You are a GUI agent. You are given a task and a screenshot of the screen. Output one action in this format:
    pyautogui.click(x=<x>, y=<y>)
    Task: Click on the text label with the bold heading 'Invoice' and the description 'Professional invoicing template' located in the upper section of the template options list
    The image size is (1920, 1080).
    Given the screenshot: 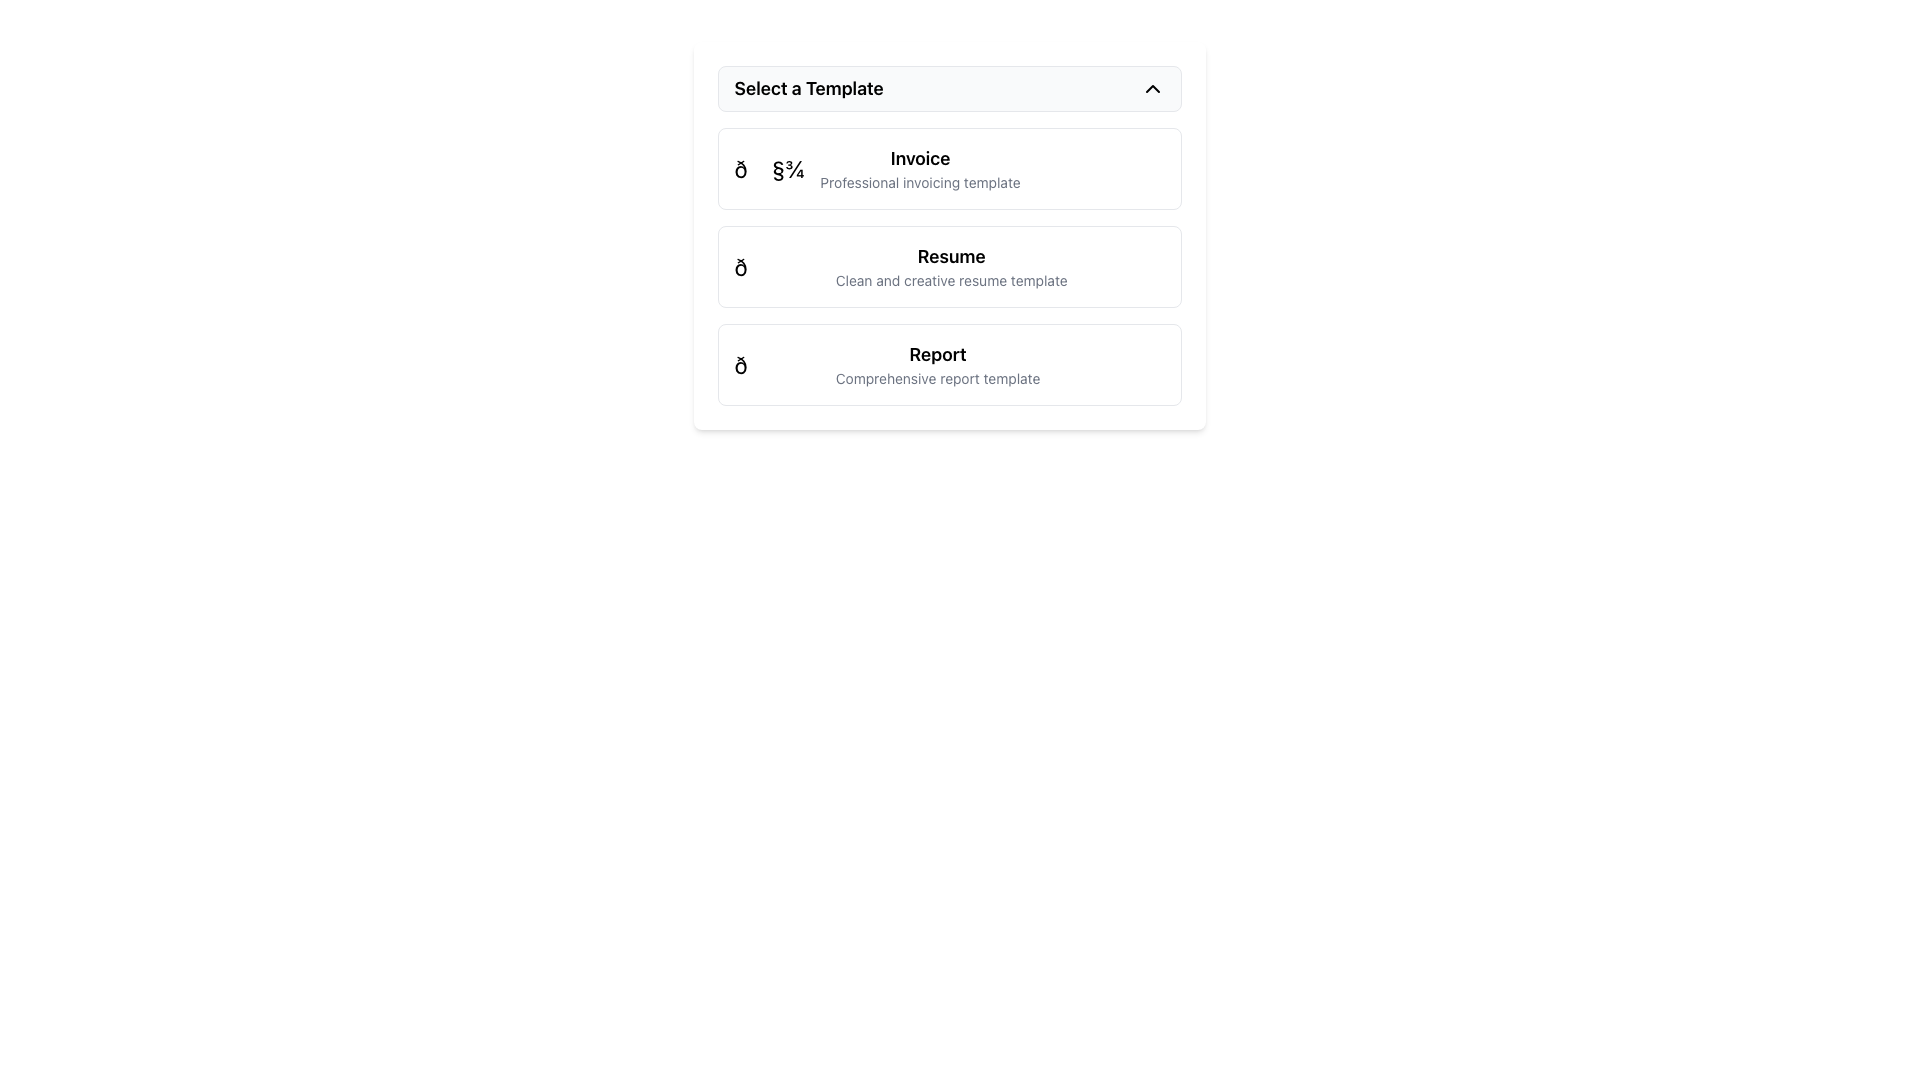 What is the action you would take?
    pyautogui.click(x=919, y=168)
    